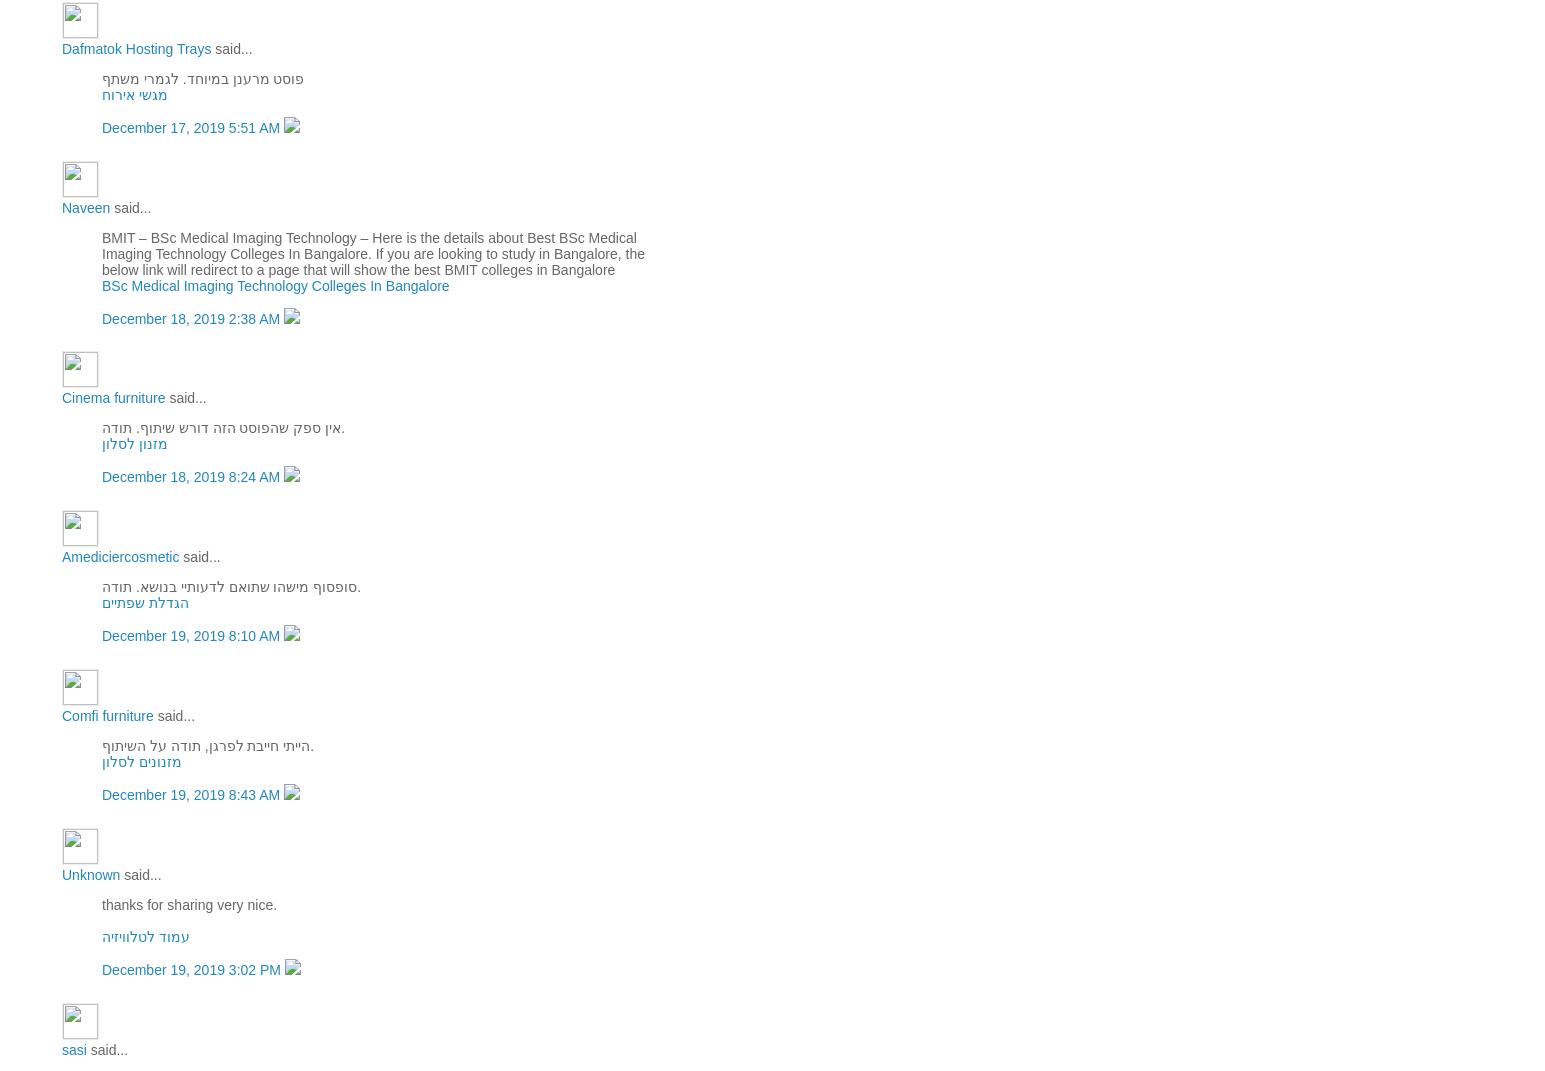 This screenshot has height=1071, width=1545. Describe the element at coordinates (85, 206) in the screenshot. I see `'Naveen'` at that location.